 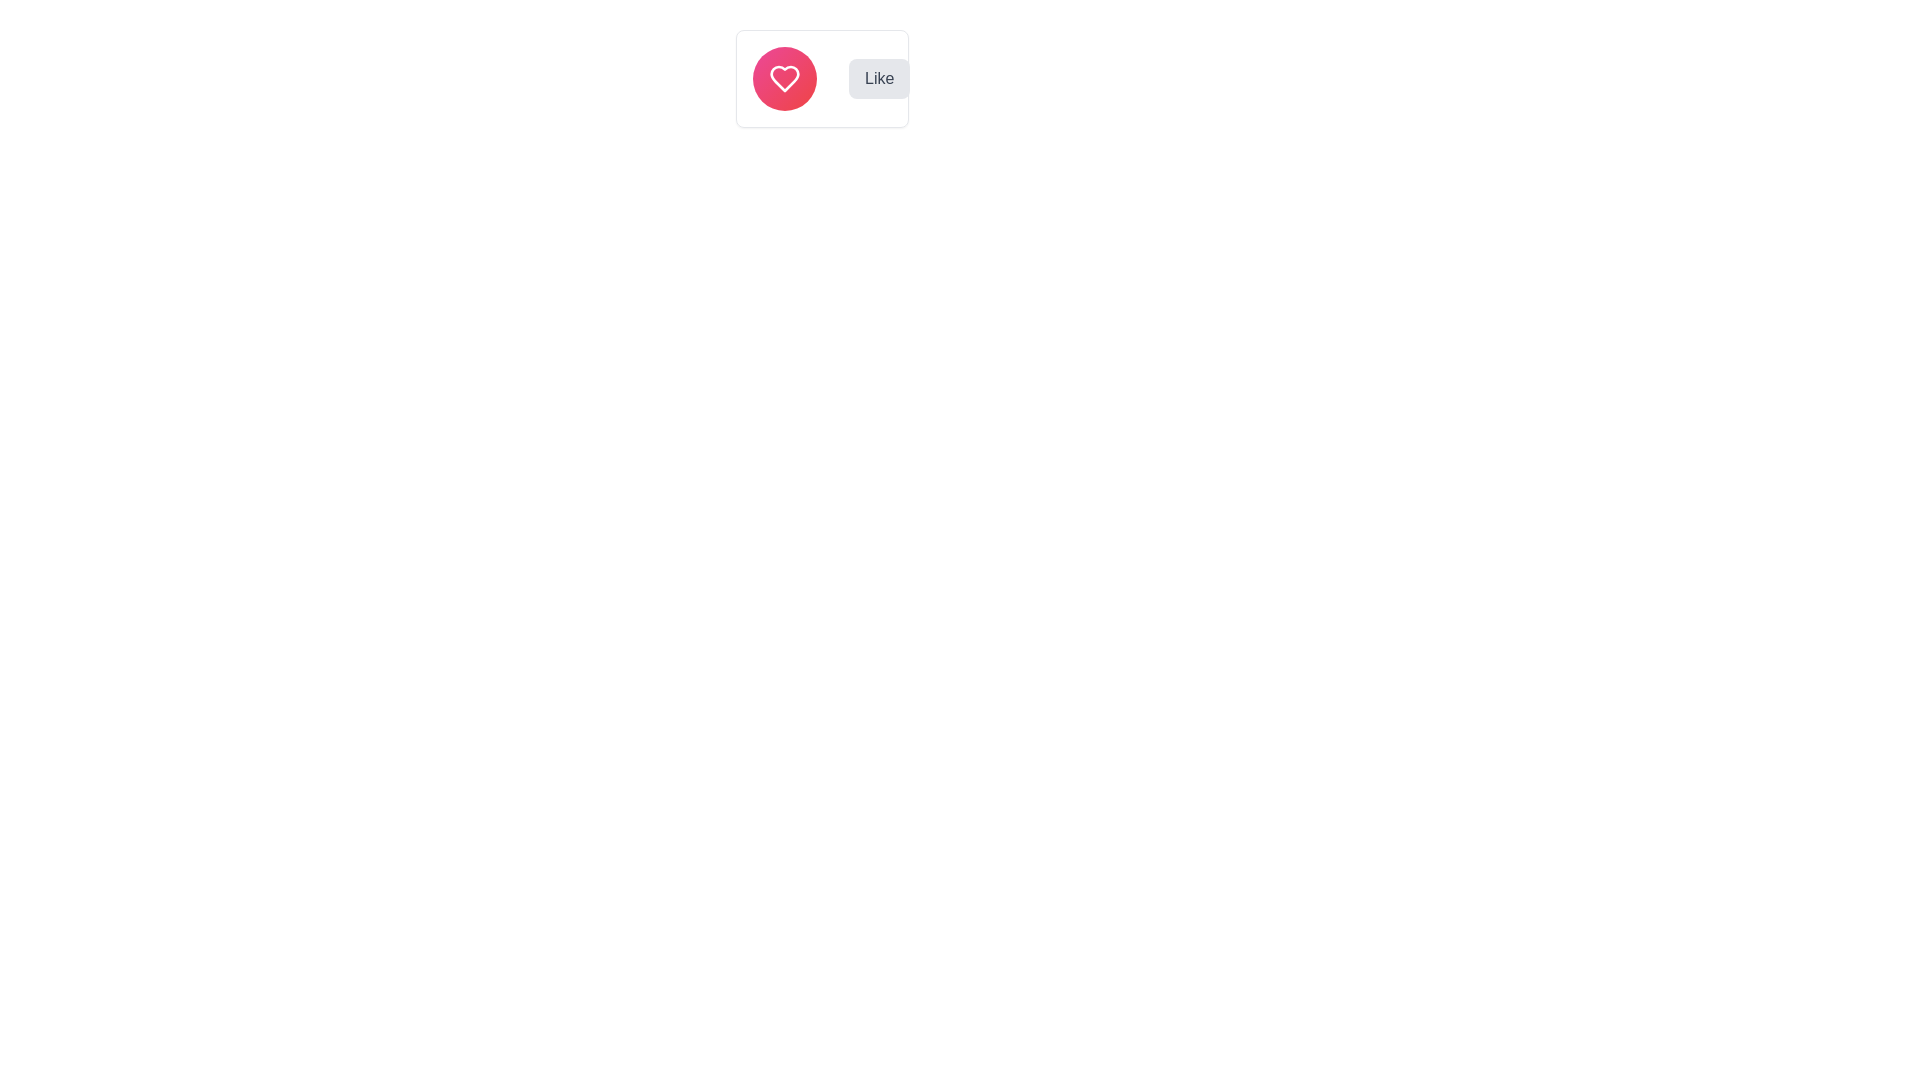 What do you see at coordinates (784, 77) in the screenshot?
I see `the pink heart icon, which is located inside the left circular button of a small panel at the upper part of the interface` at bounding box center [784, 77].